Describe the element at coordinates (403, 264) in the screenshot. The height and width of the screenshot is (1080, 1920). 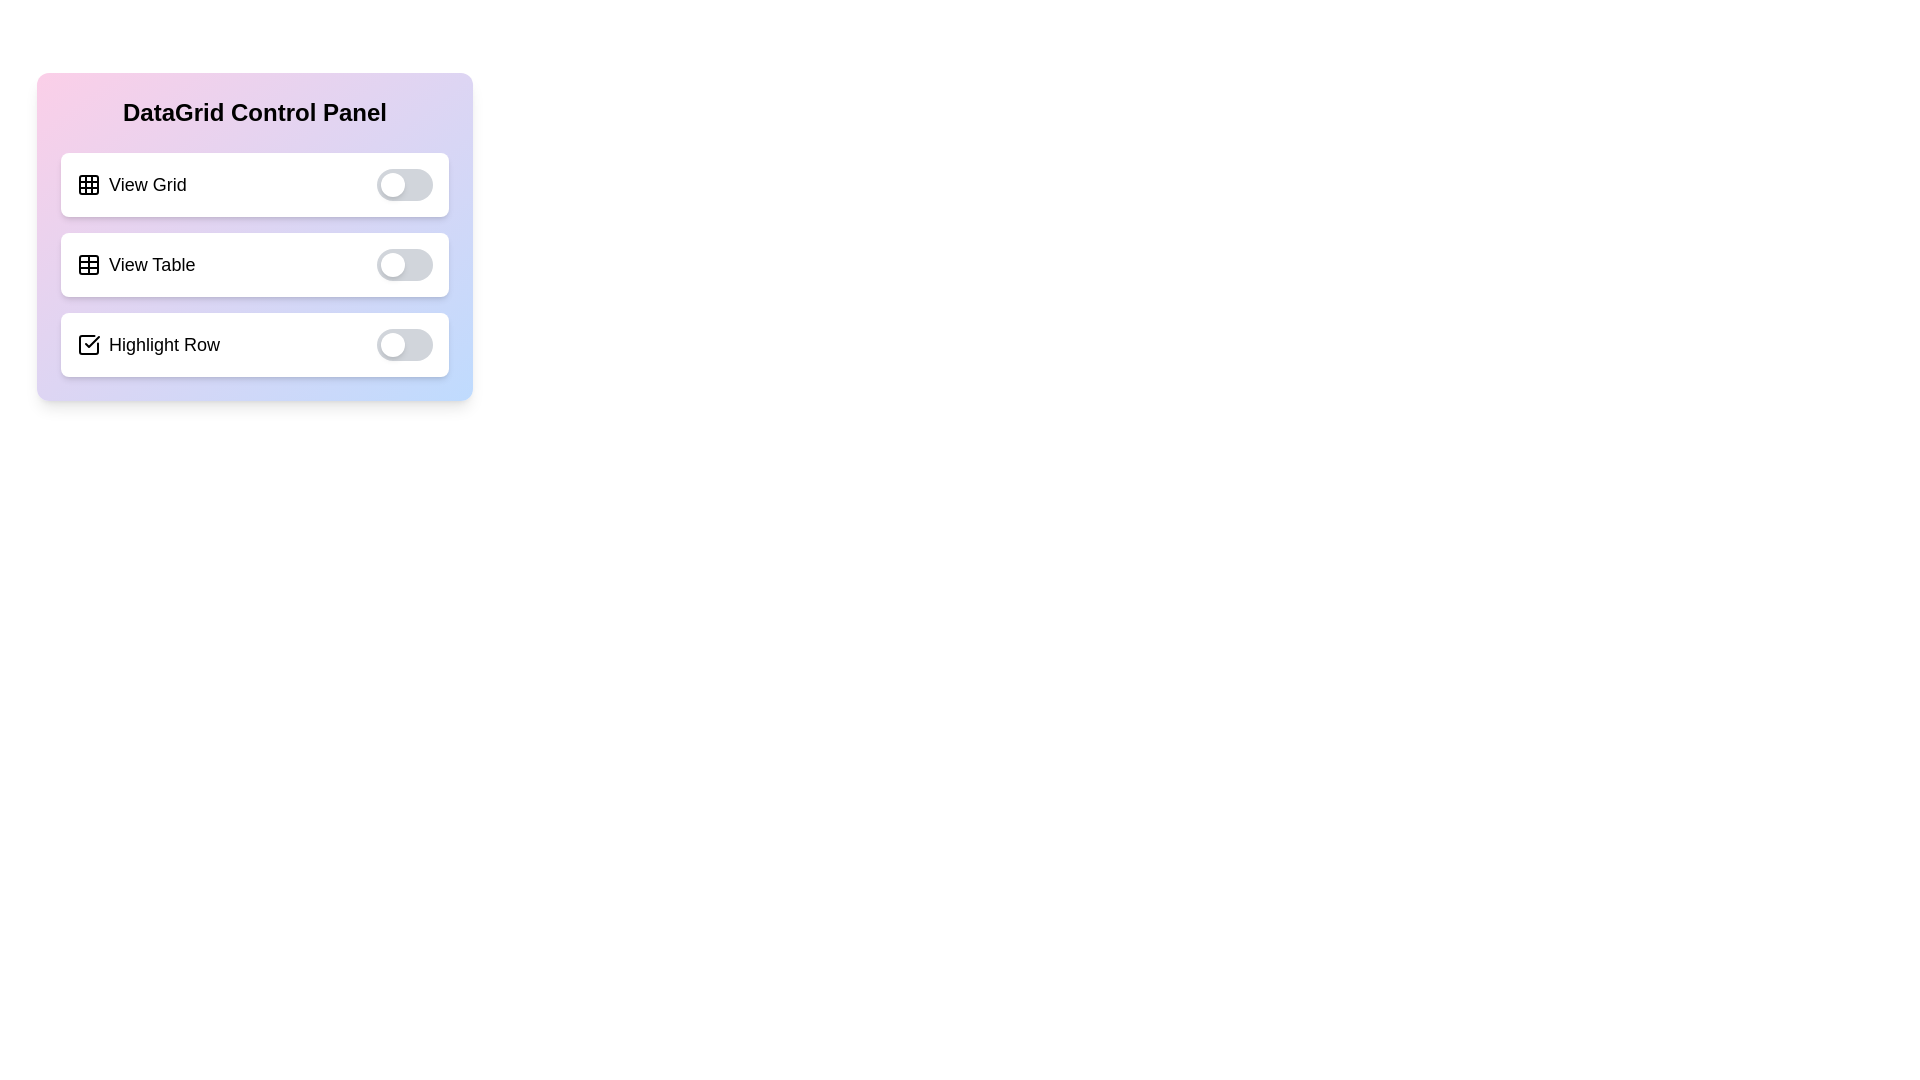
I see `the 'View Table' switch to toggle its state` at that location.